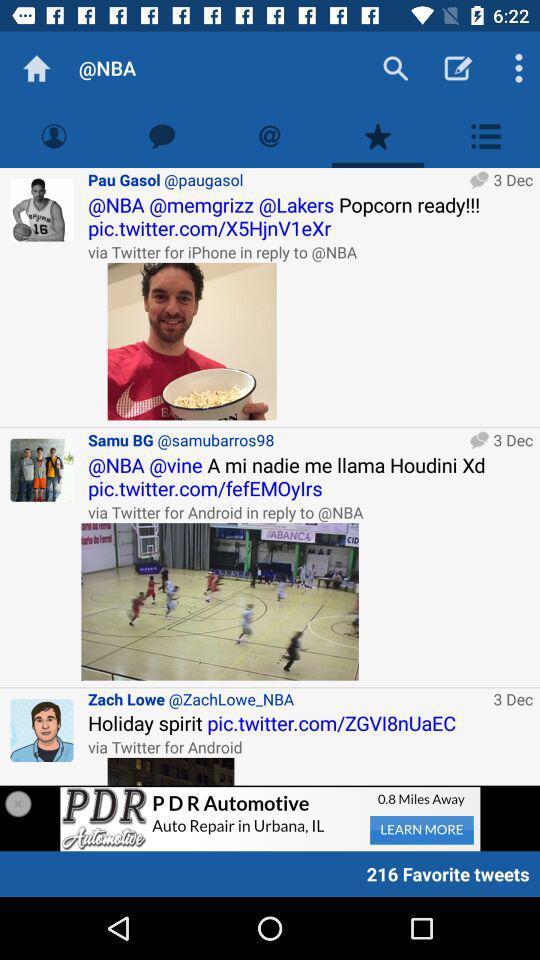 The width and height of the screenshot is (540, 960). I want to click on user profile, so click(42, 470).